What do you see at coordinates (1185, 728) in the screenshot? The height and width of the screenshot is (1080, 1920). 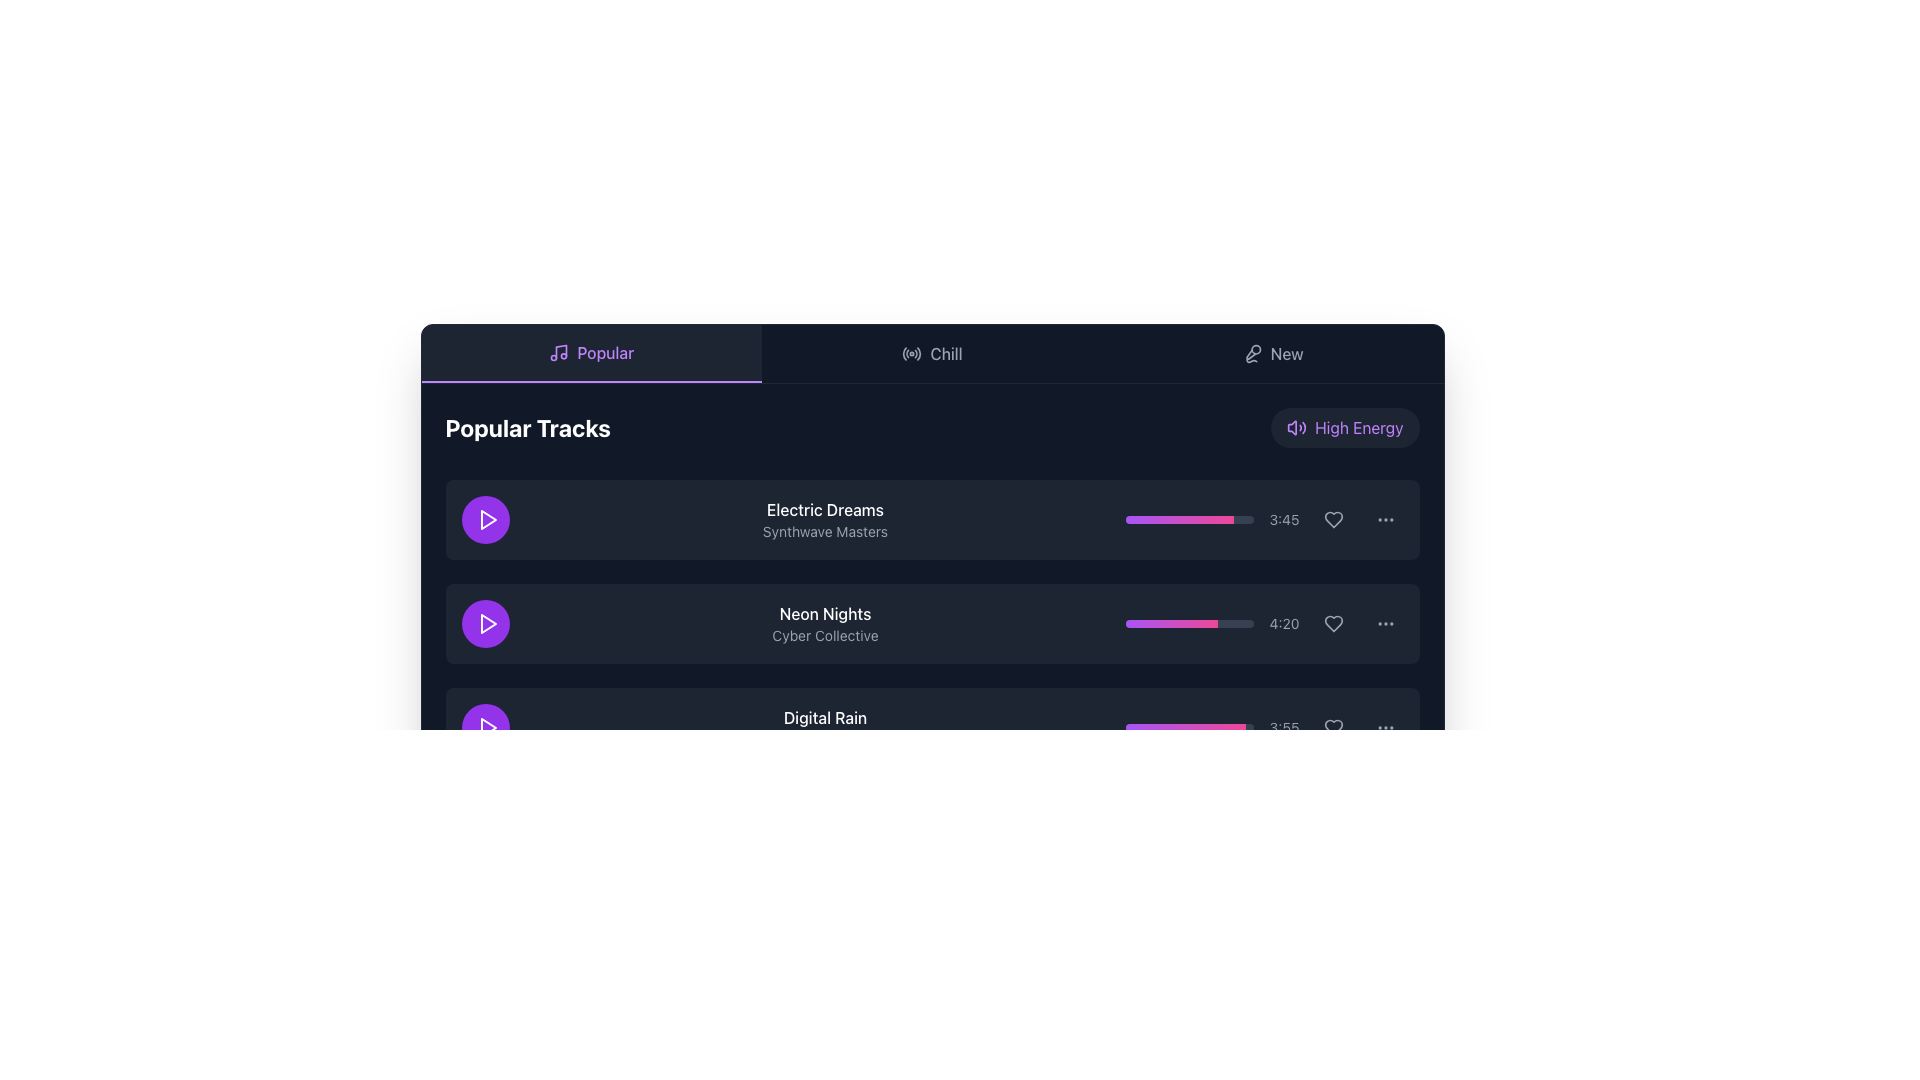 I see `the visual state of the progress indicator for the track 'Digital Rain' within the progress bar, which shows approximately 94% completion with a gradient from purple to pink` at bounding box center [1185, 728].